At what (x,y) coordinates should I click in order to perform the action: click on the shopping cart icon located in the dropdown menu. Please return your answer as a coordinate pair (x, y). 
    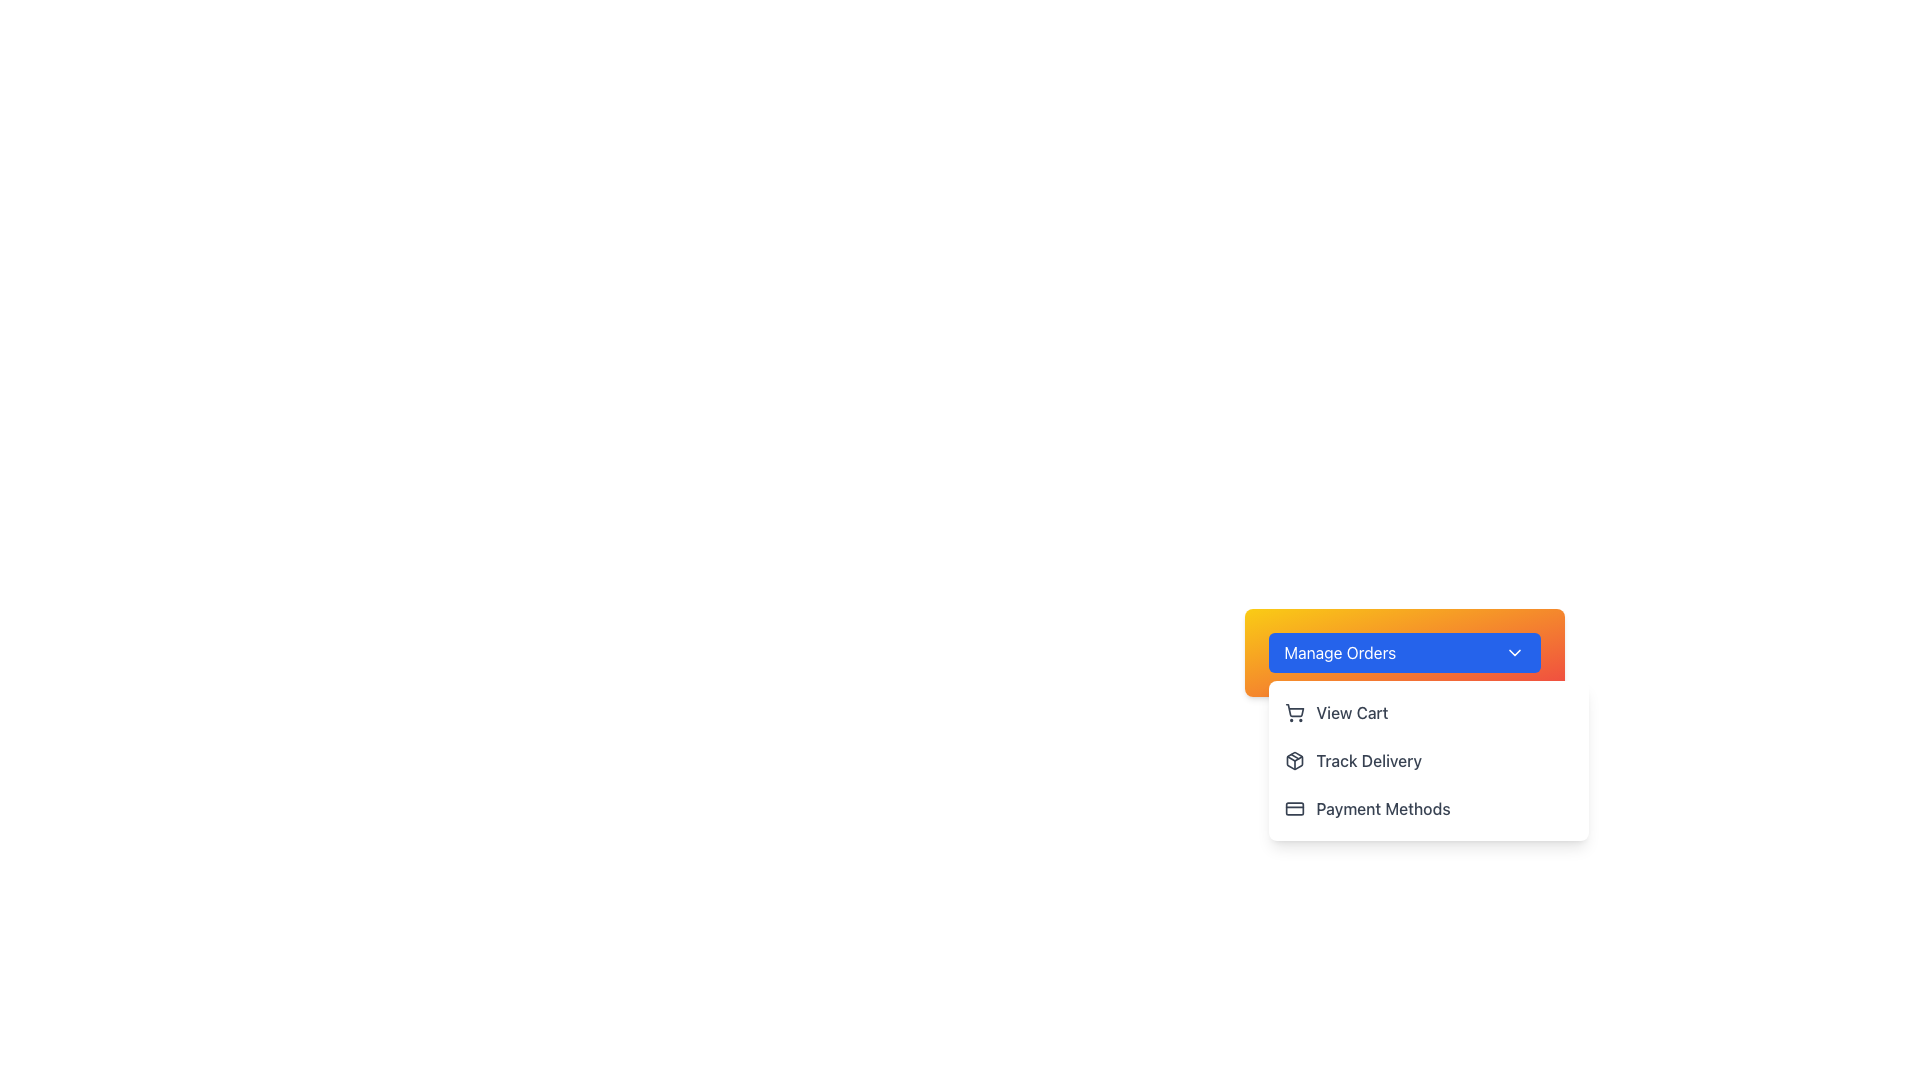
    Looking at the image, I should click on (1294, 709).